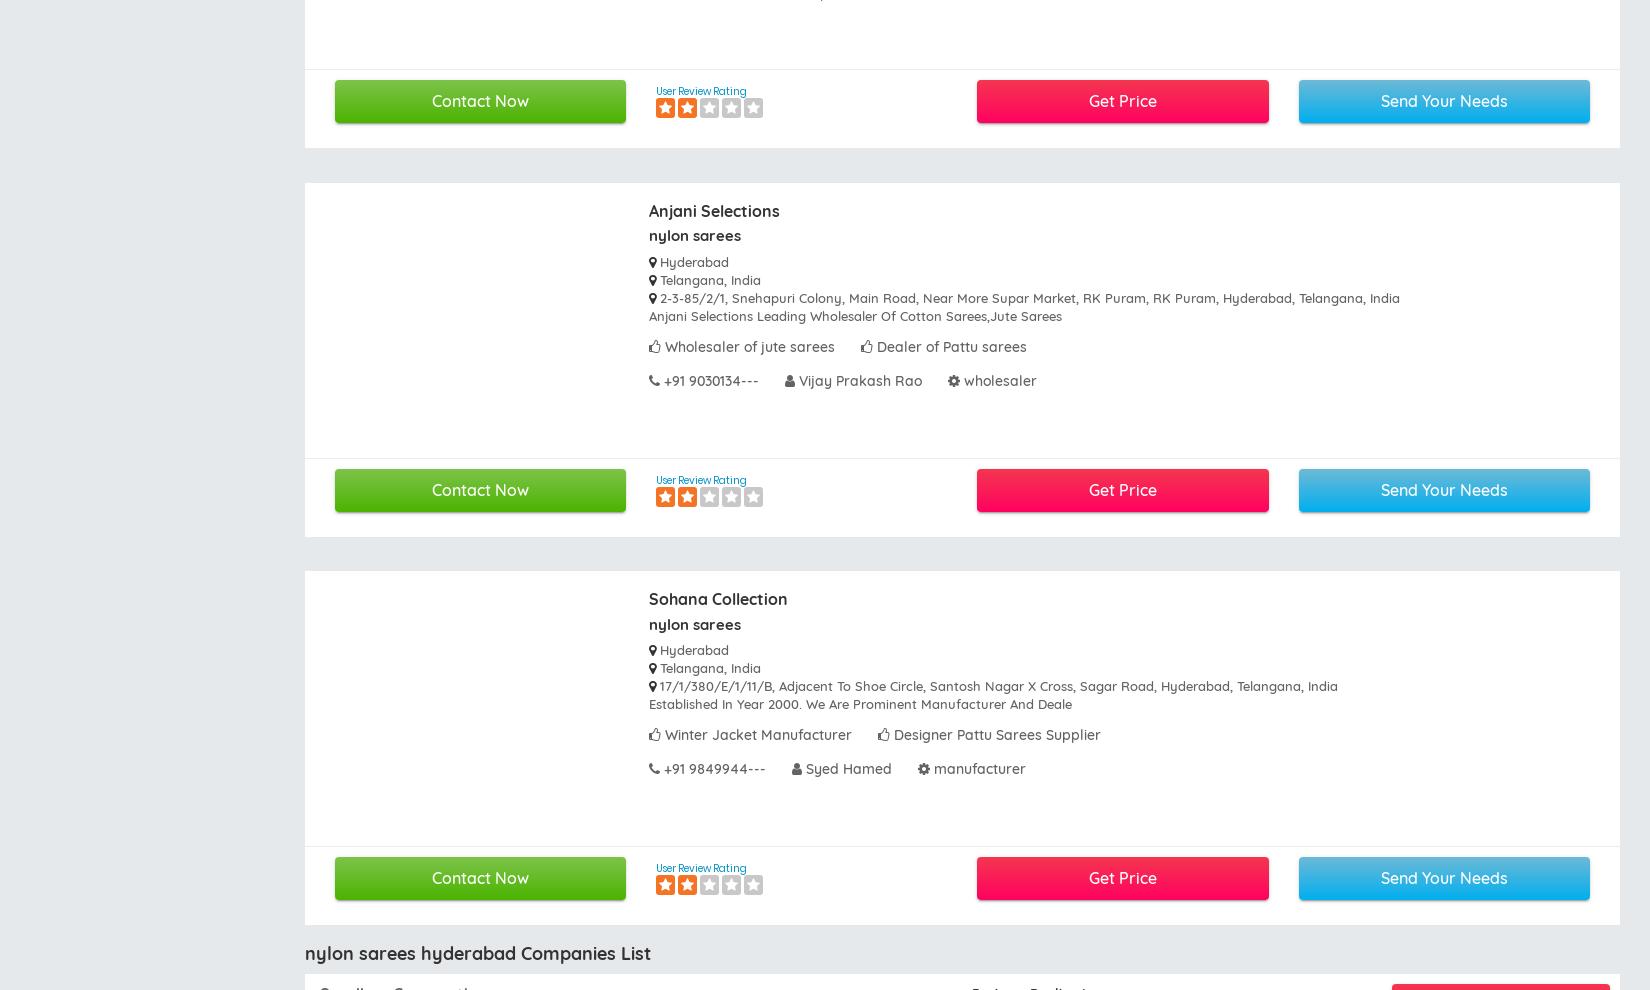  I want to click on 'News and Events', so click(638, 603).